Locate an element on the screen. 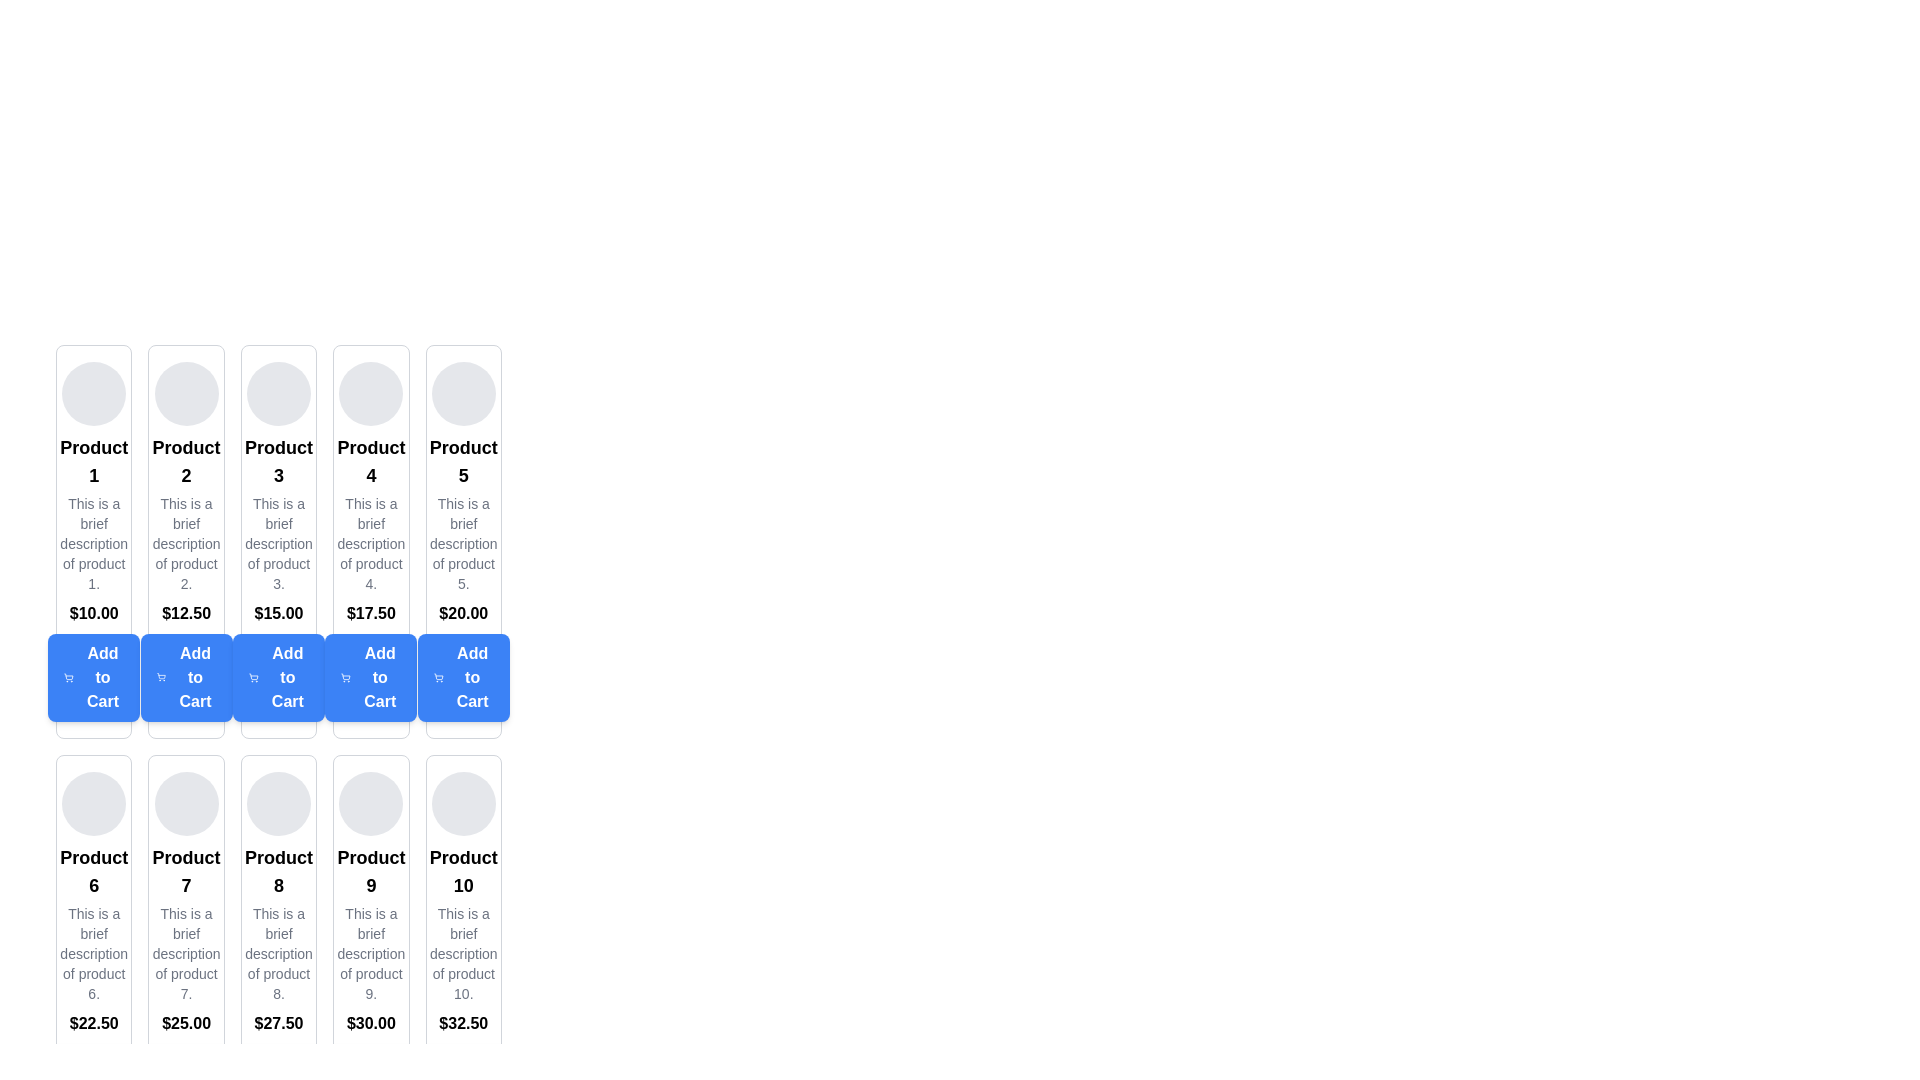  the text element providing a brief description of 'Product 2' located in the second column of the grid layout is located at coordinates (186, 543).